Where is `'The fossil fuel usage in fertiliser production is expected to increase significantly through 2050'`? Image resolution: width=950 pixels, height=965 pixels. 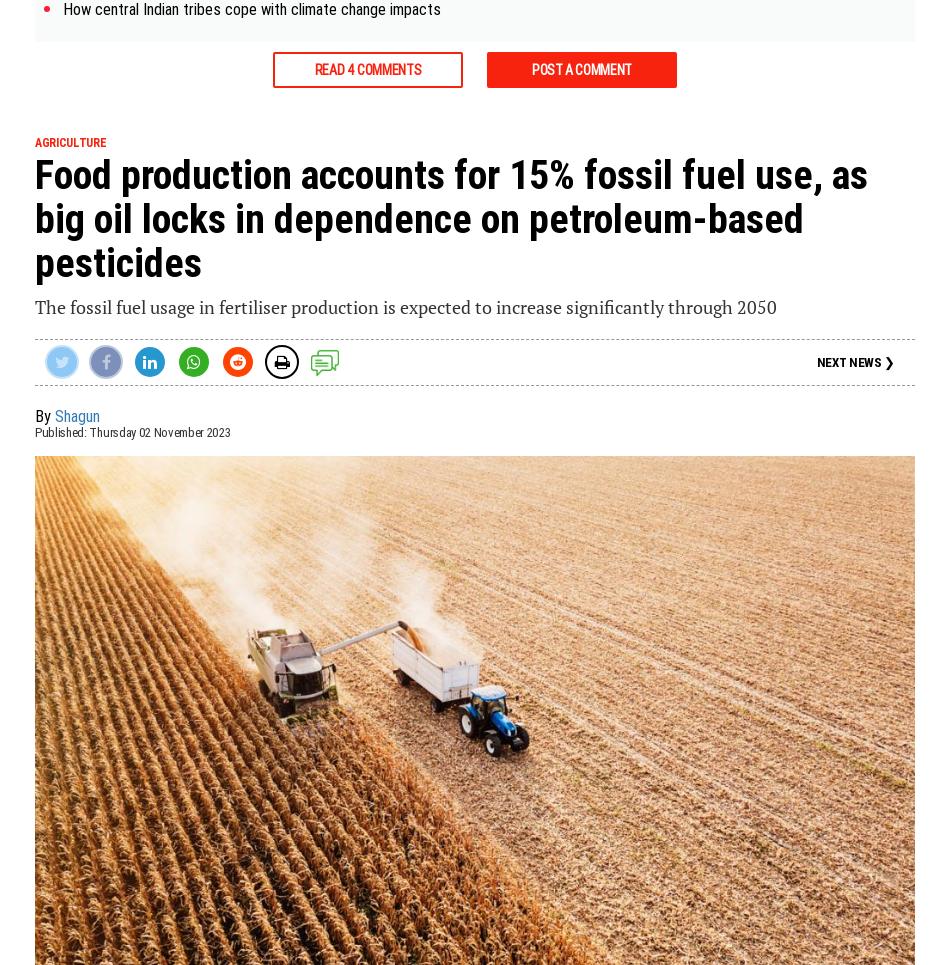 'The fossil fuel usage in fertiliser production is expected to increase significantly through 2050' is located at coordinates (405, 305).